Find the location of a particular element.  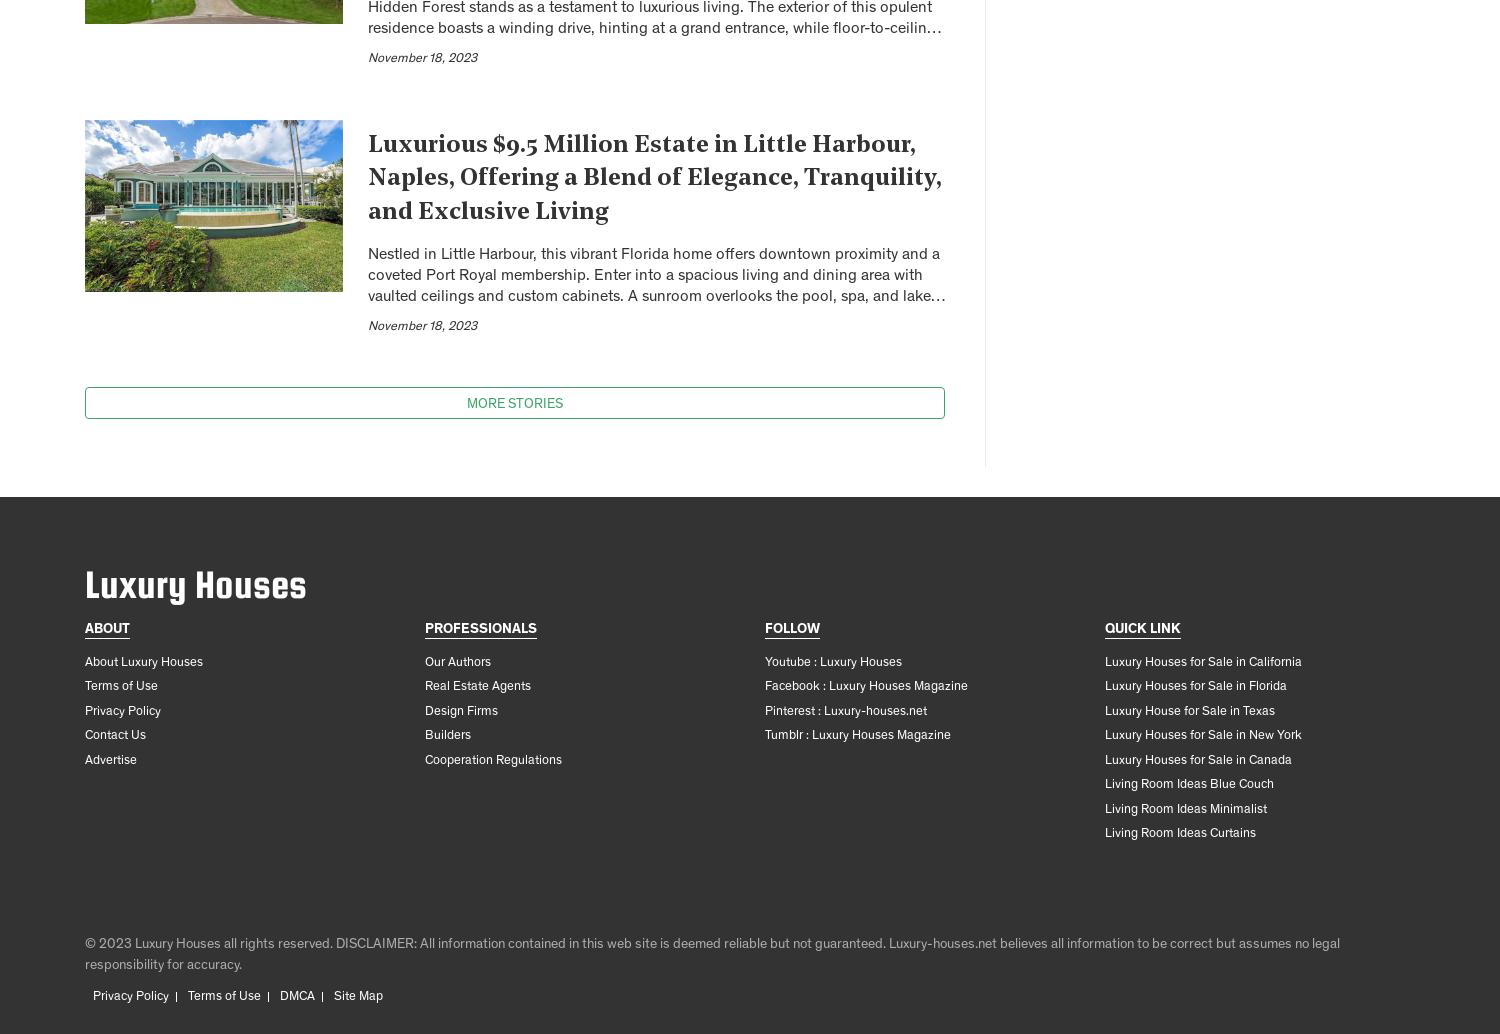

'Facebook : Luxury Houses Magazine' is located at coordinates (865, 687).